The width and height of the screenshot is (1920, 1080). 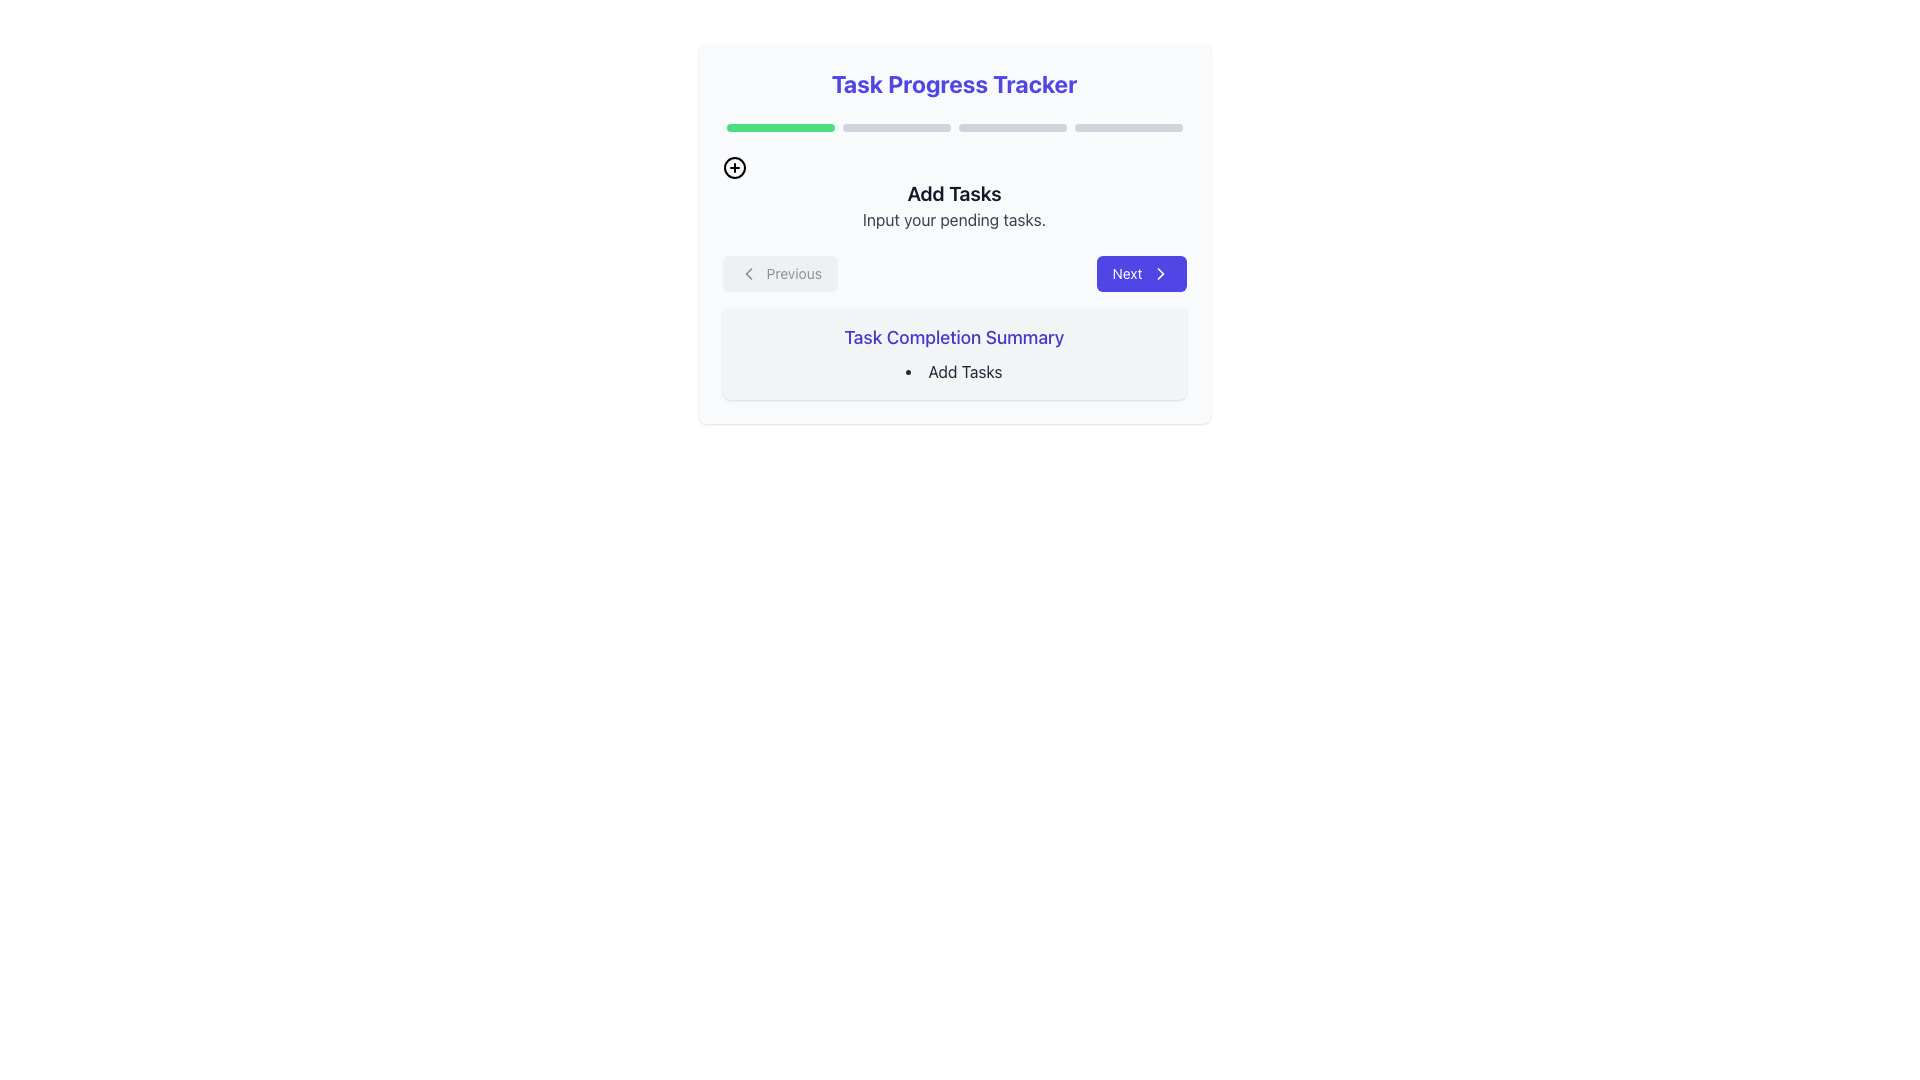 I want to click on the third Progress Bar Segment, which is a horizontal bar with a light gray background and rounded ends, located below the 'Task Progress Tracker' title, so click(x=1012, y=127).